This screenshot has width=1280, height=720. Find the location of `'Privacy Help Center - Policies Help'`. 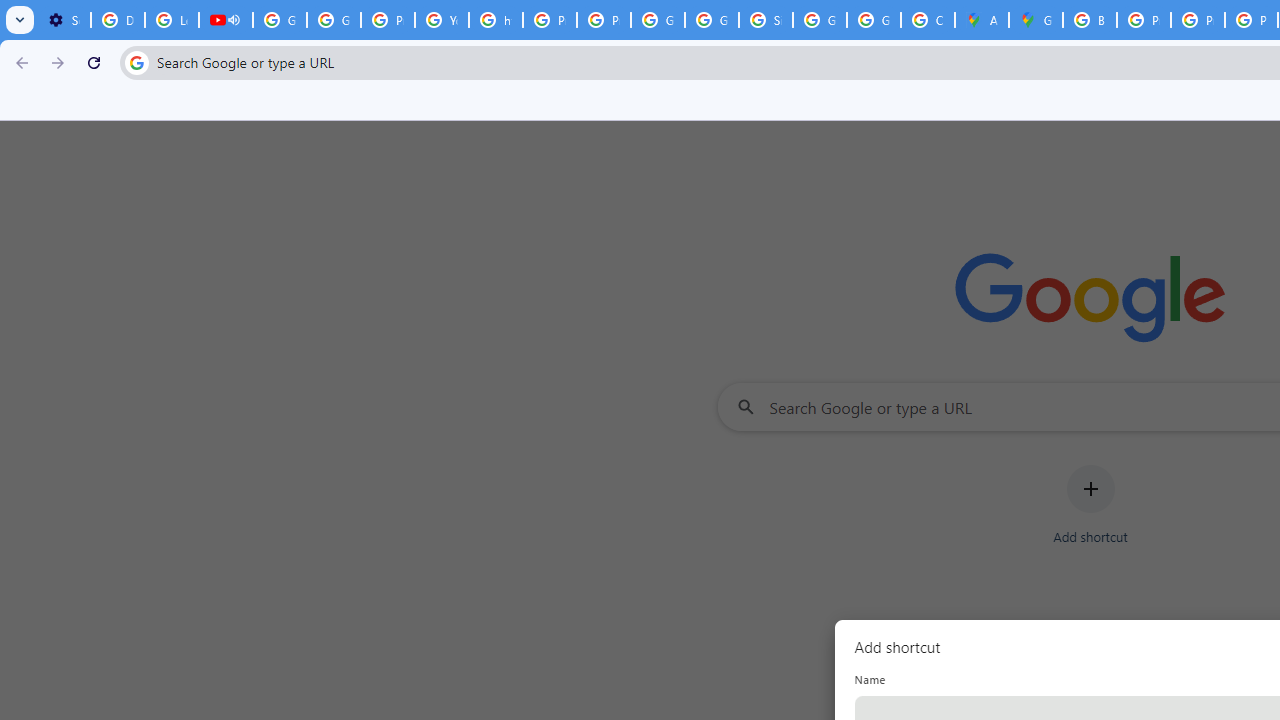

'Privacy Help Center - Policies Help' is located at coordinates (1144, 20).